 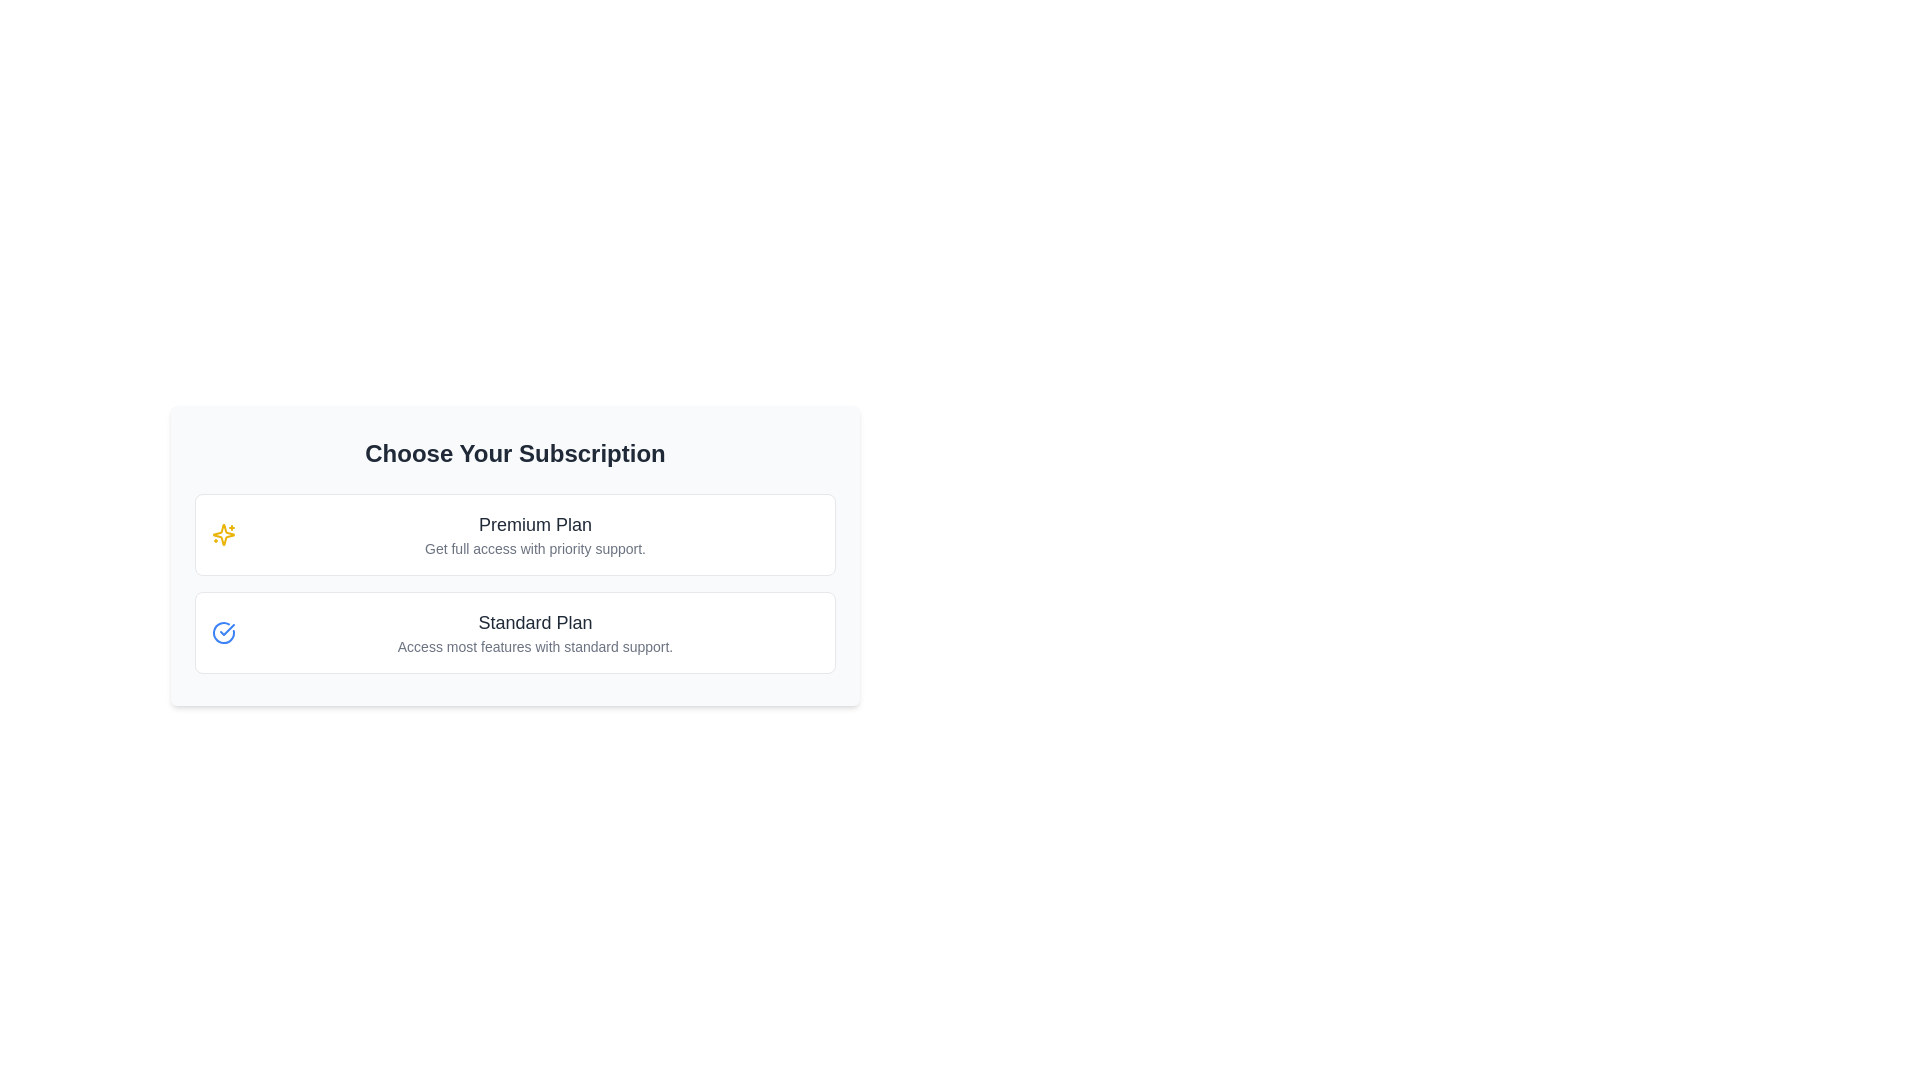 What do you see at coordinates (224, 632) in the screenshot?
I see `the indicator icon located to the left of the 'Standard Plan' text, which suggests a selected or confirmed state` at bounding box center [224, 632].